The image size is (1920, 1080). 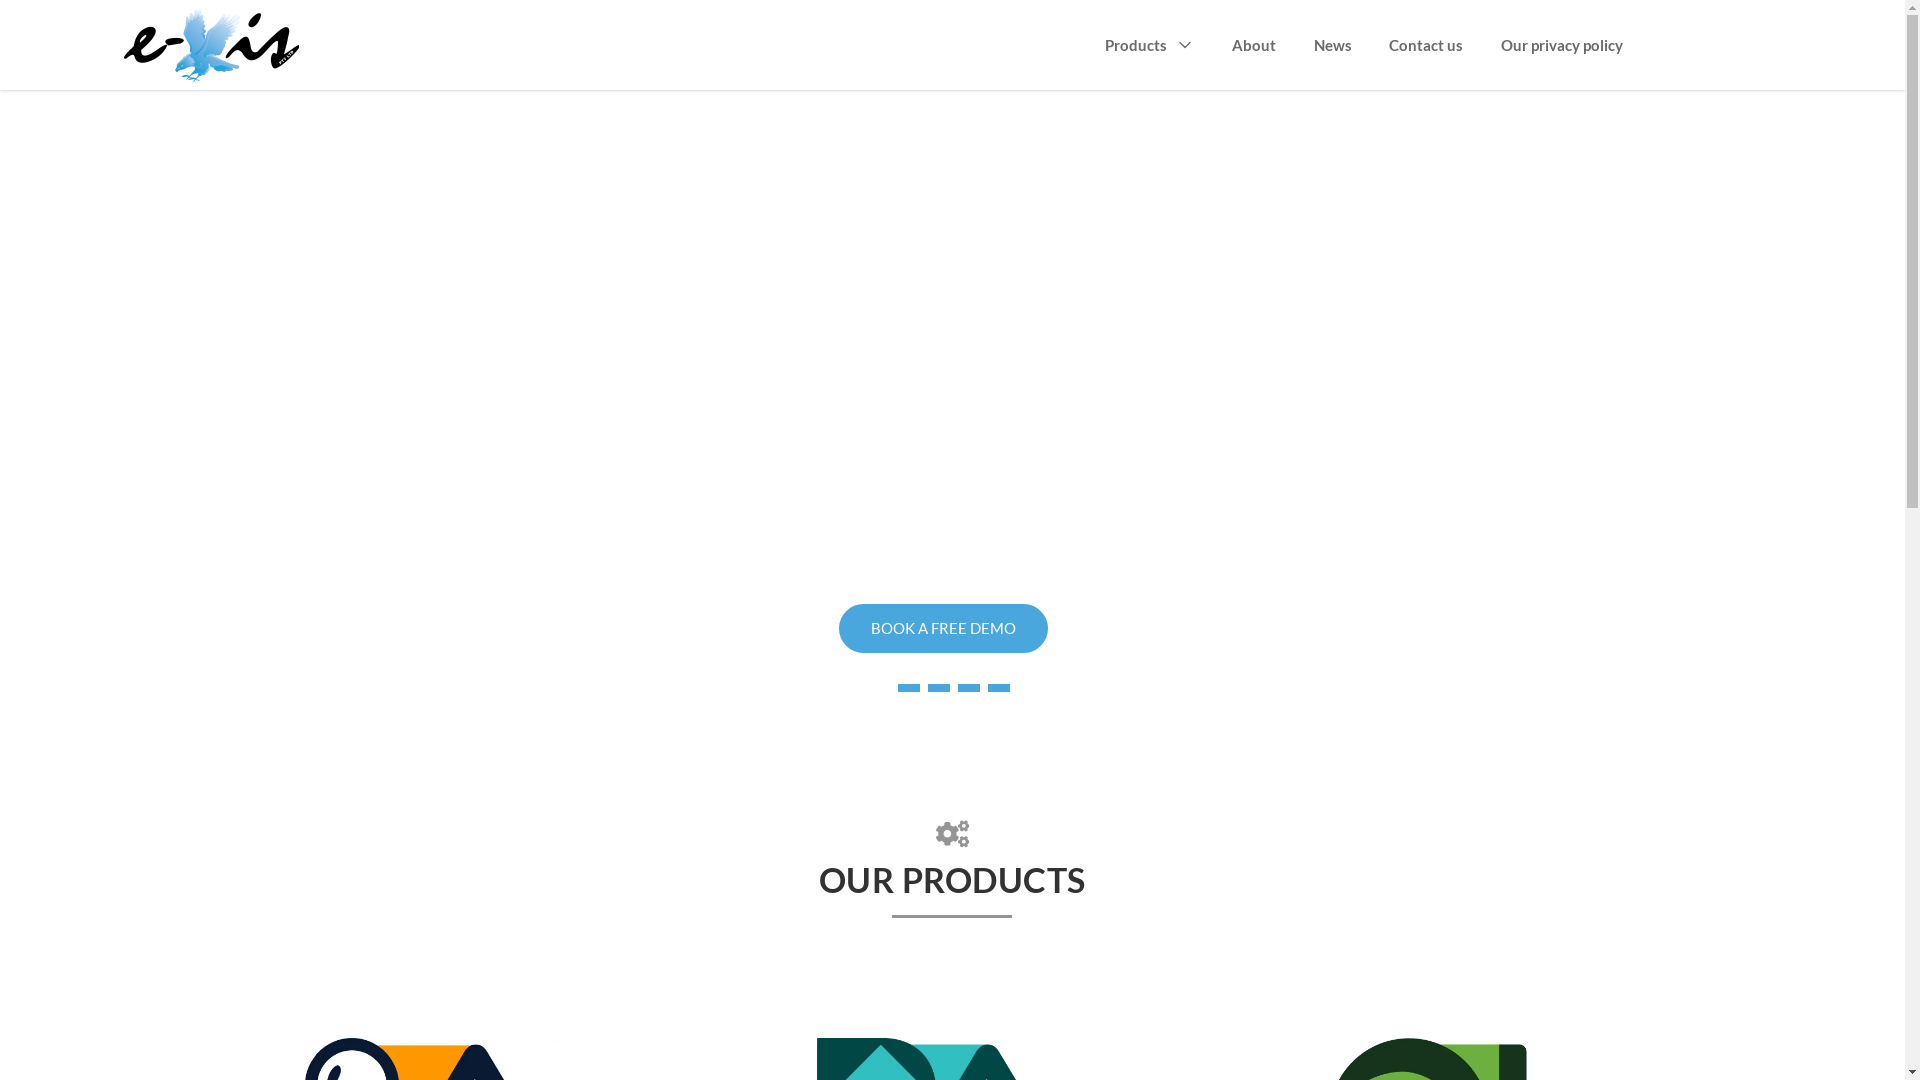 I want to click on 'About', so click(x=1252, y=45).